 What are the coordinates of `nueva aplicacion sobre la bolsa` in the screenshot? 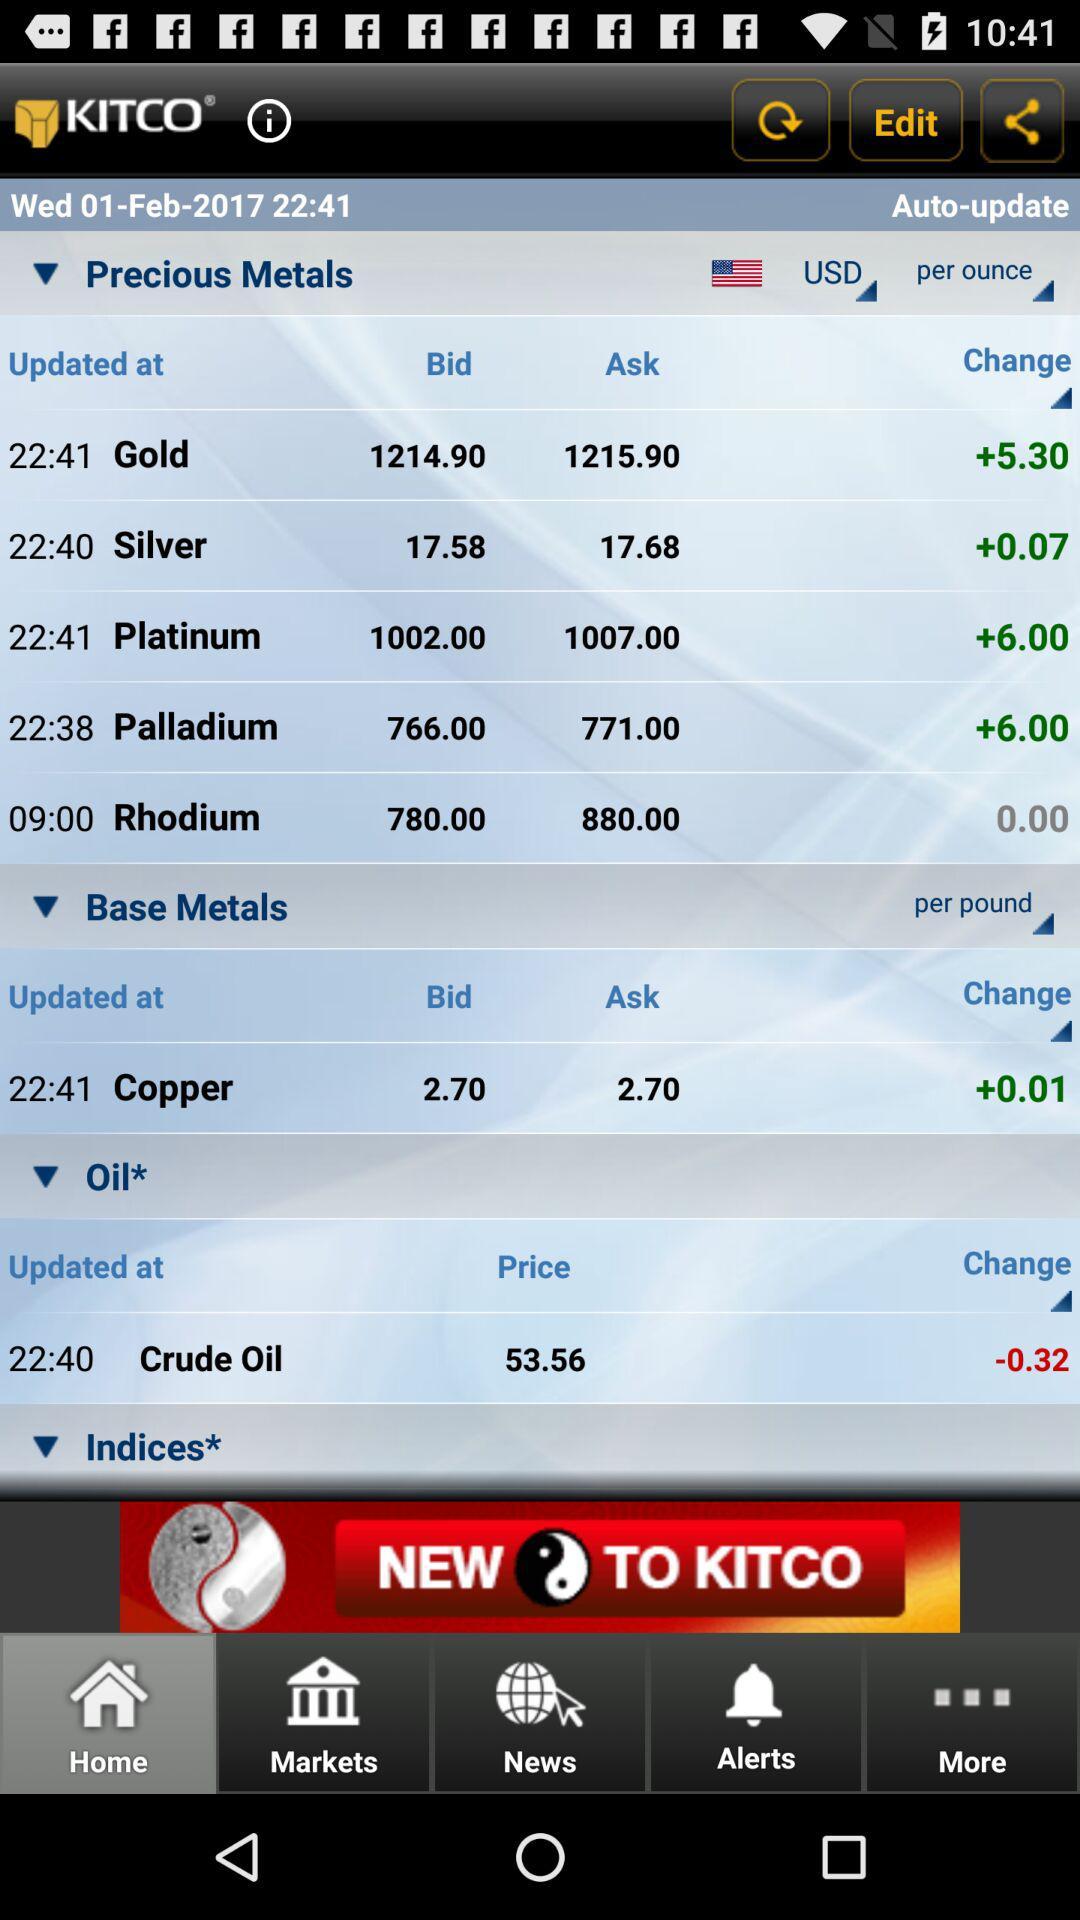 It's located at (540, 1566).